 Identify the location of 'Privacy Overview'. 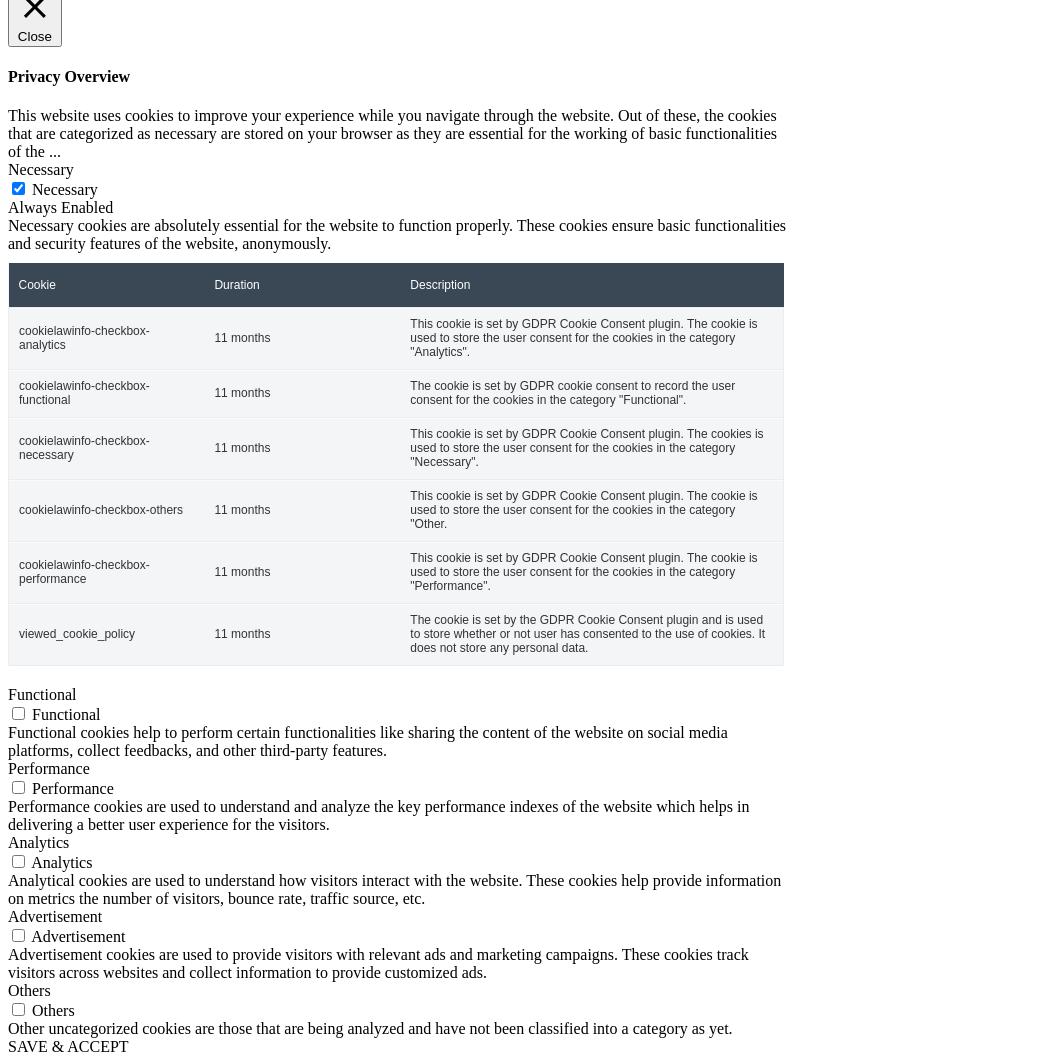
(68, 76).